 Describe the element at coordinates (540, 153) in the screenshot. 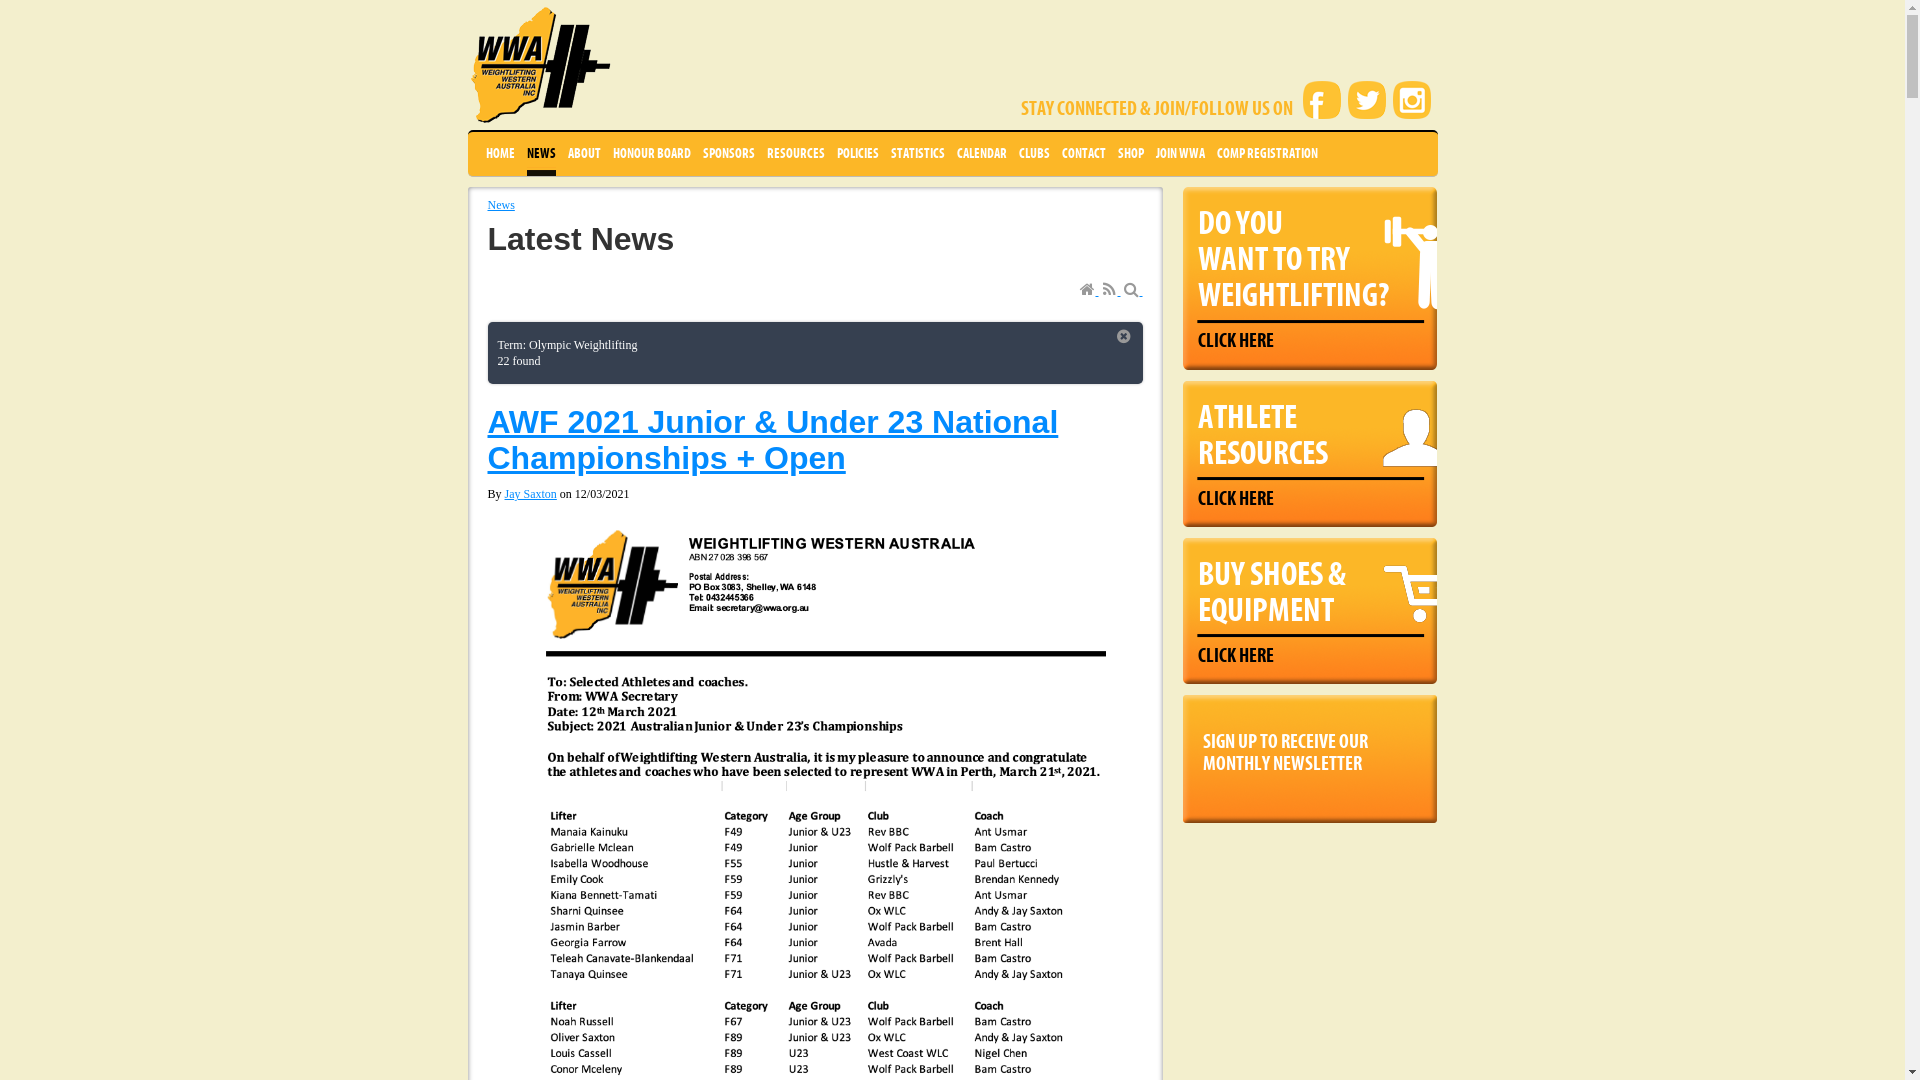

I see `'NEWS'` at that location.